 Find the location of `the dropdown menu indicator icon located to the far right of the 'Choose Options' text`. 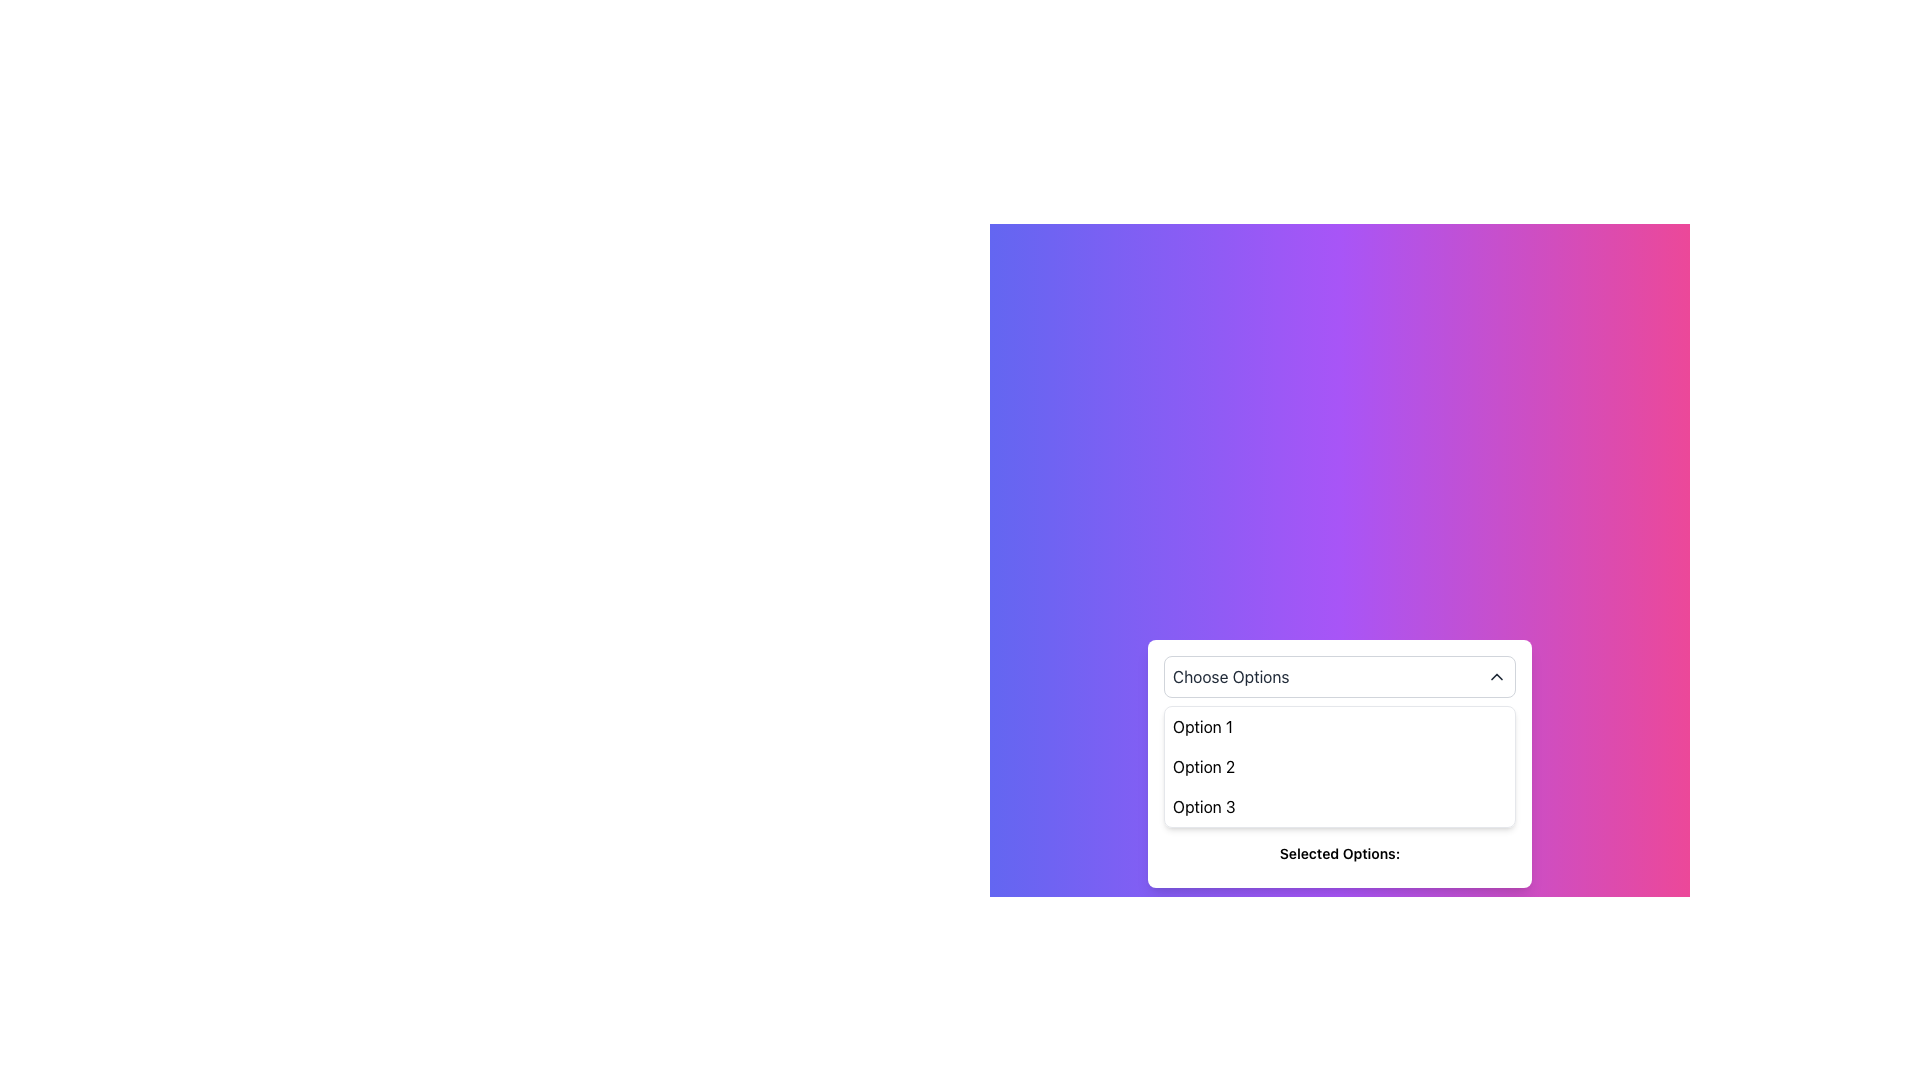

the dropdown menu indicator icon located to the far right of the 'Choose Options' text is located at coordinates (1497, 676).